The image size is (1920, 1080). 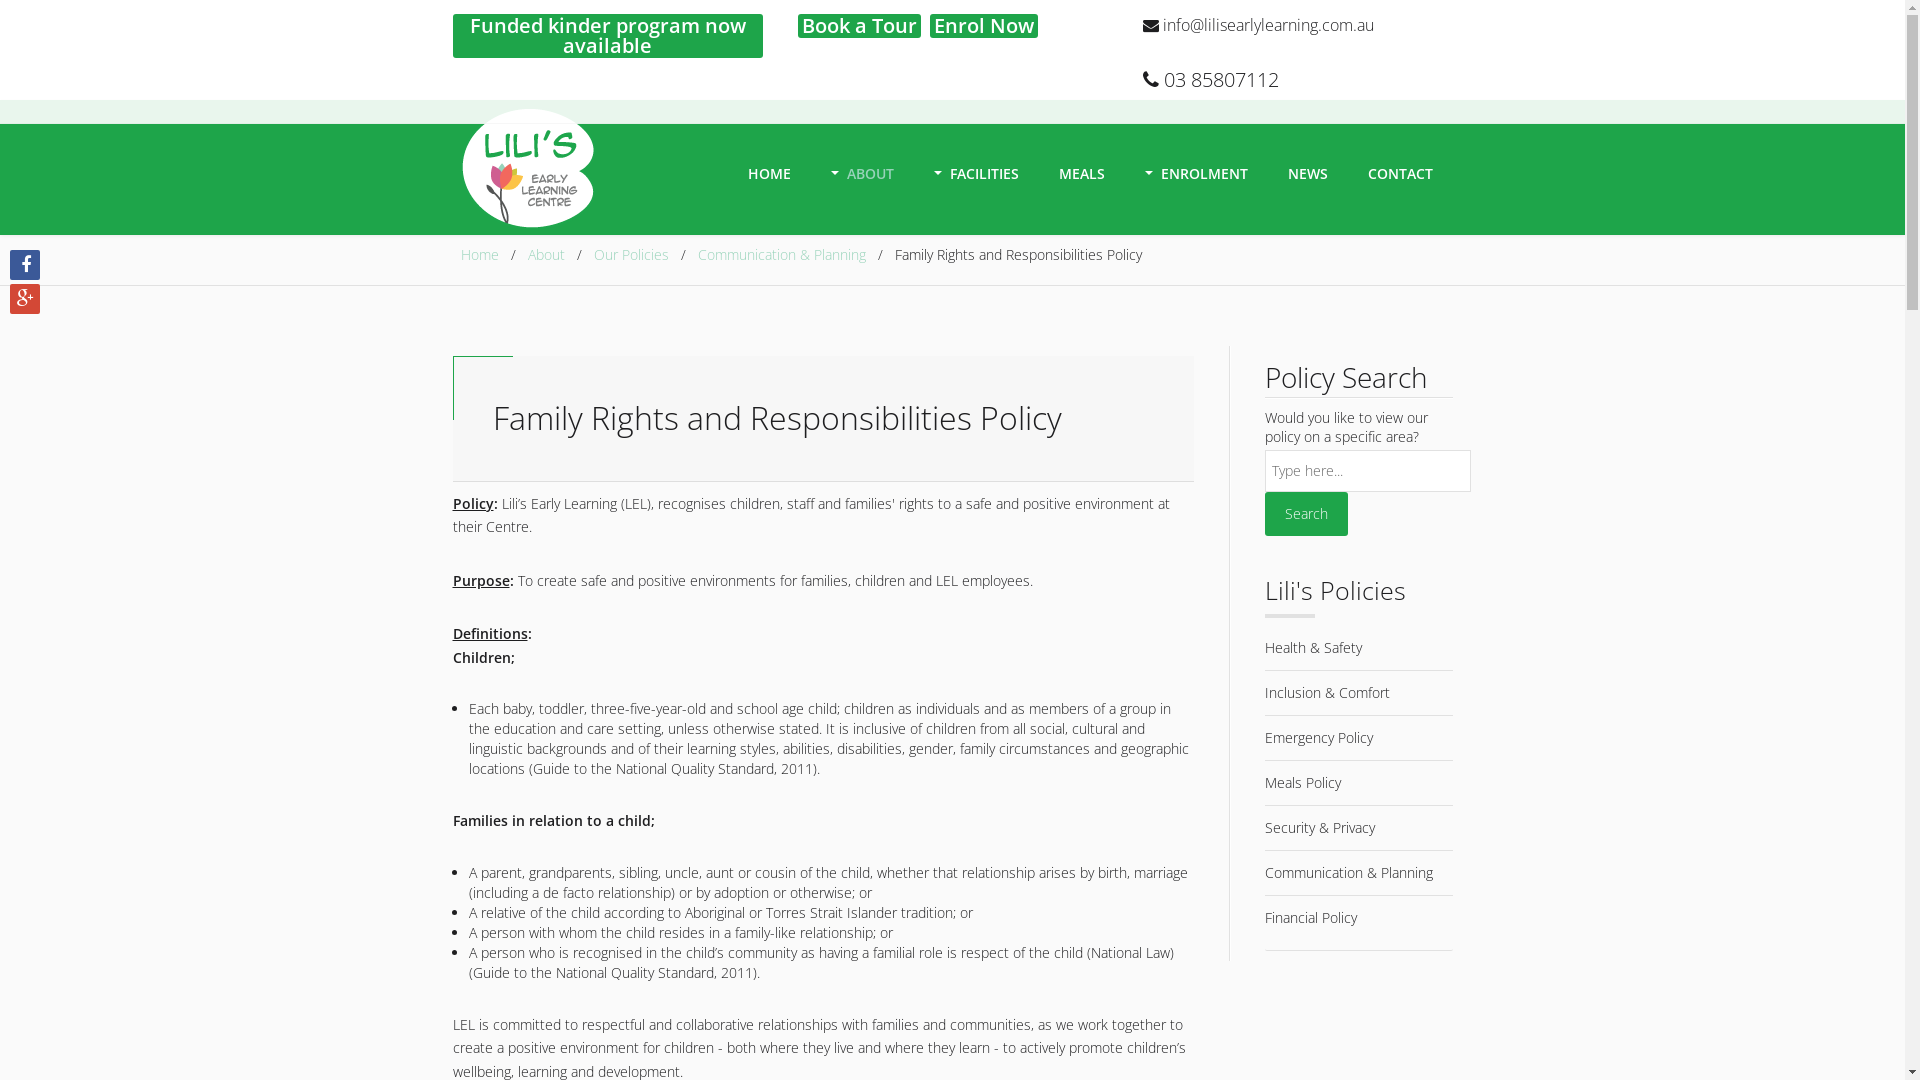 I want to click on 'Search', so click(x=1306, y=512).